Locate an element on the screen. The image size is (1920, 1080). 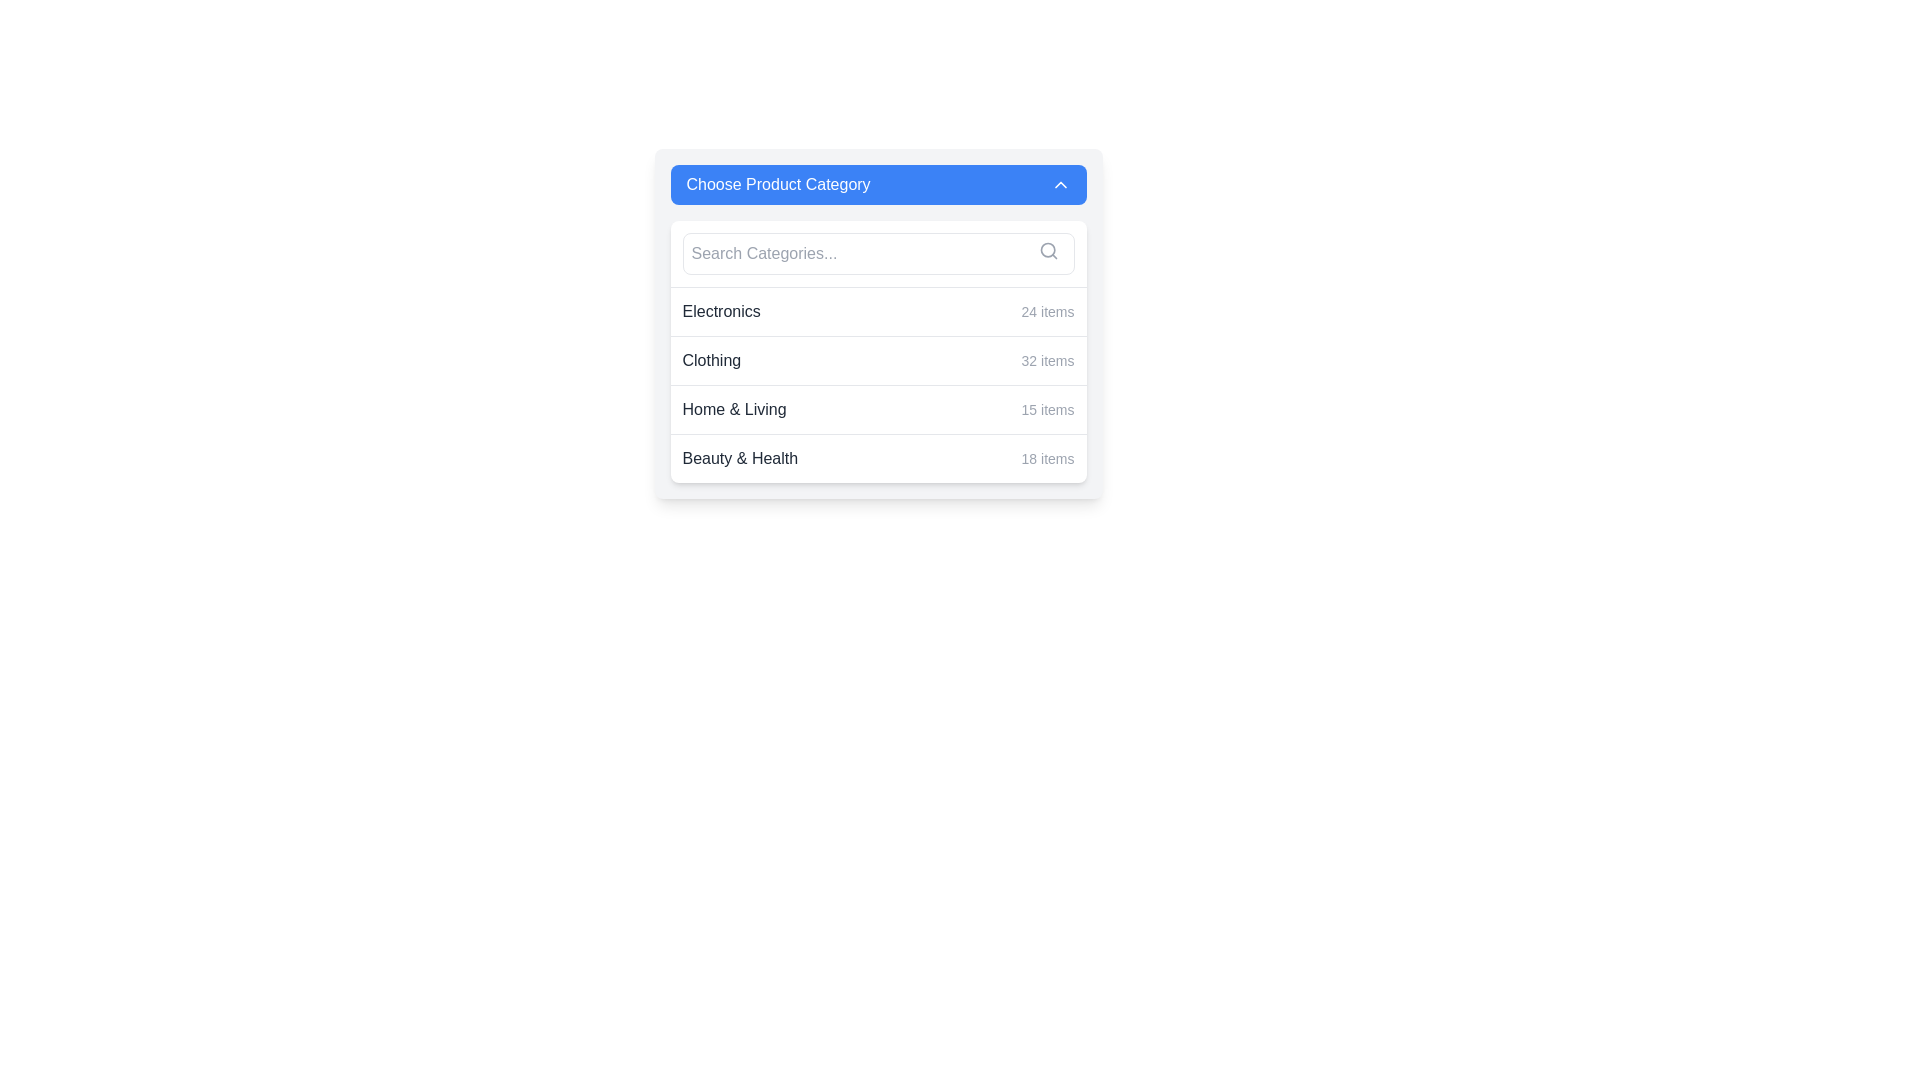
the 'Choose Product Category' text label displayed in bold white font on a blue rectangular background at the top of the dropdown menu to read it is located at coordinates (777, 185).